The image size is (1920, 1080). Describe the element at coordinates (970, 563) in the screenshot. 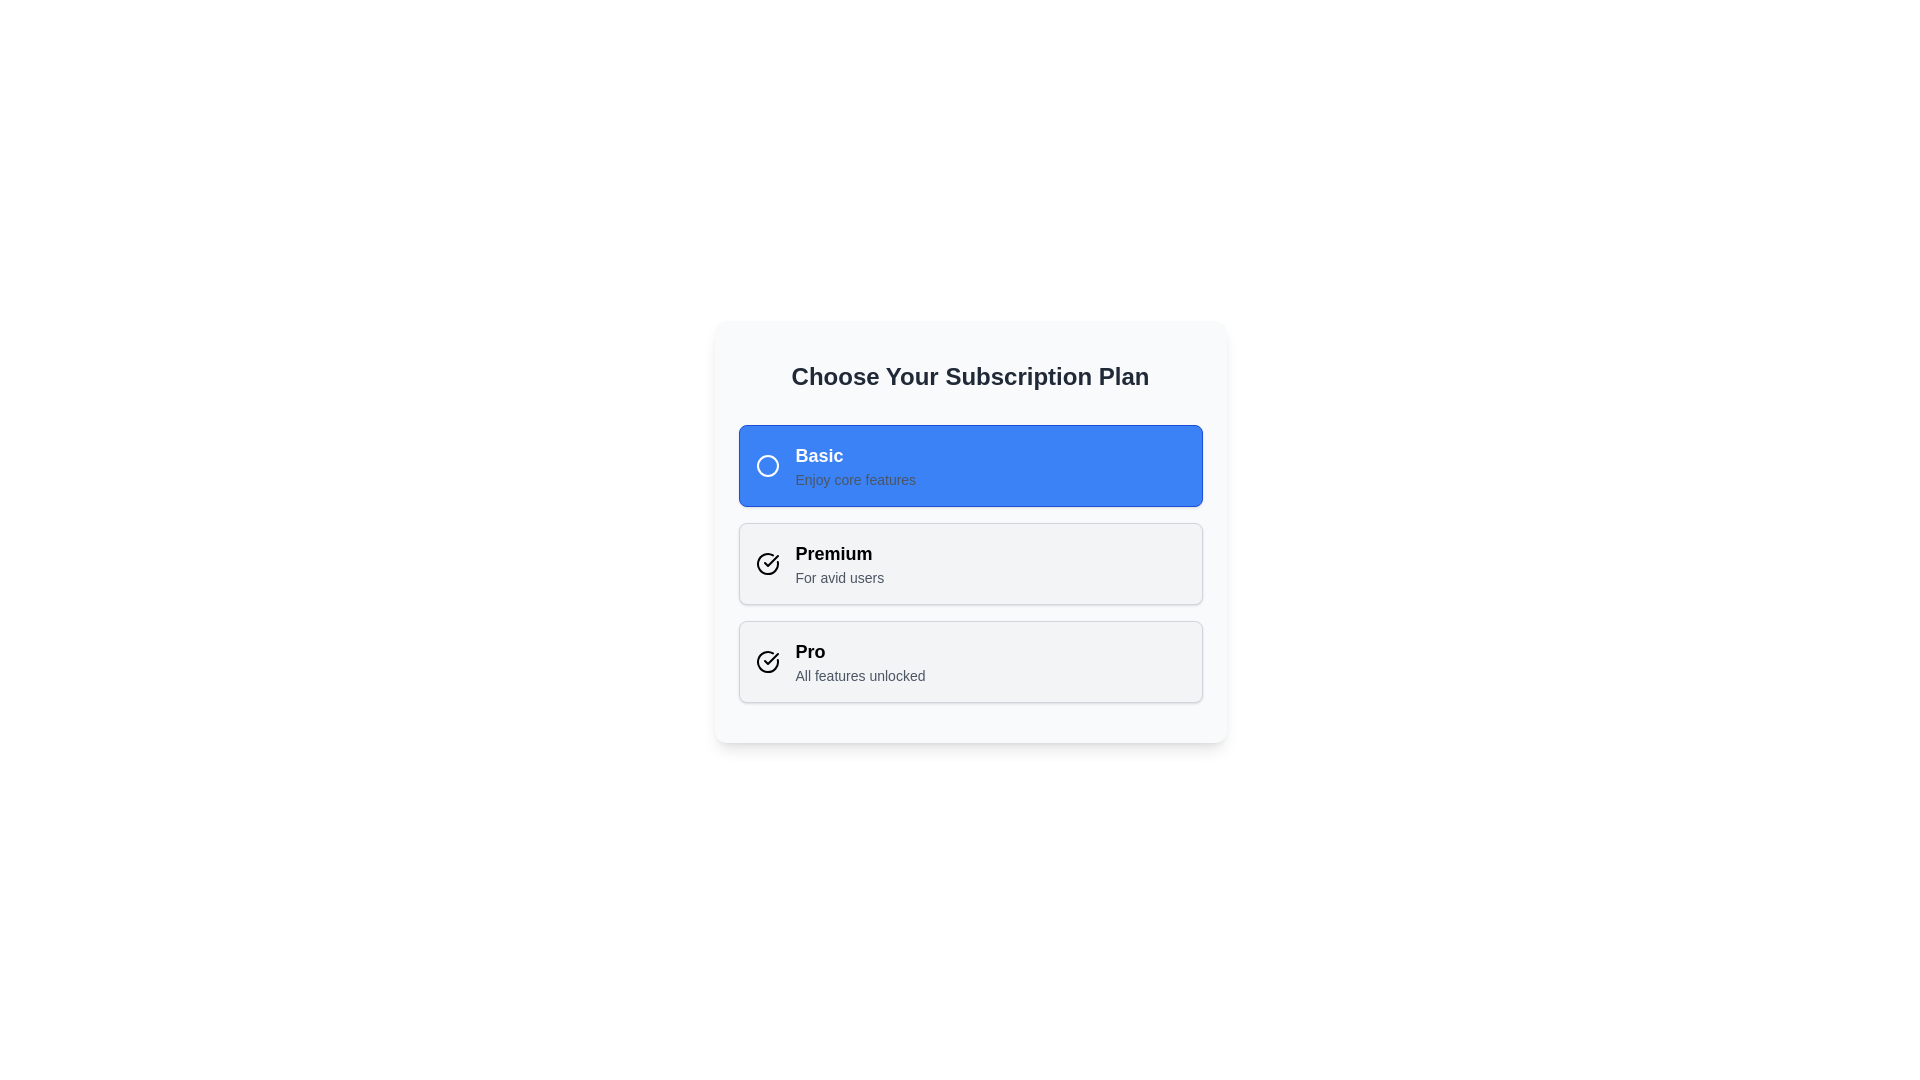

I see `the 'Premium' subscription plan button, which is the second option` at that location.